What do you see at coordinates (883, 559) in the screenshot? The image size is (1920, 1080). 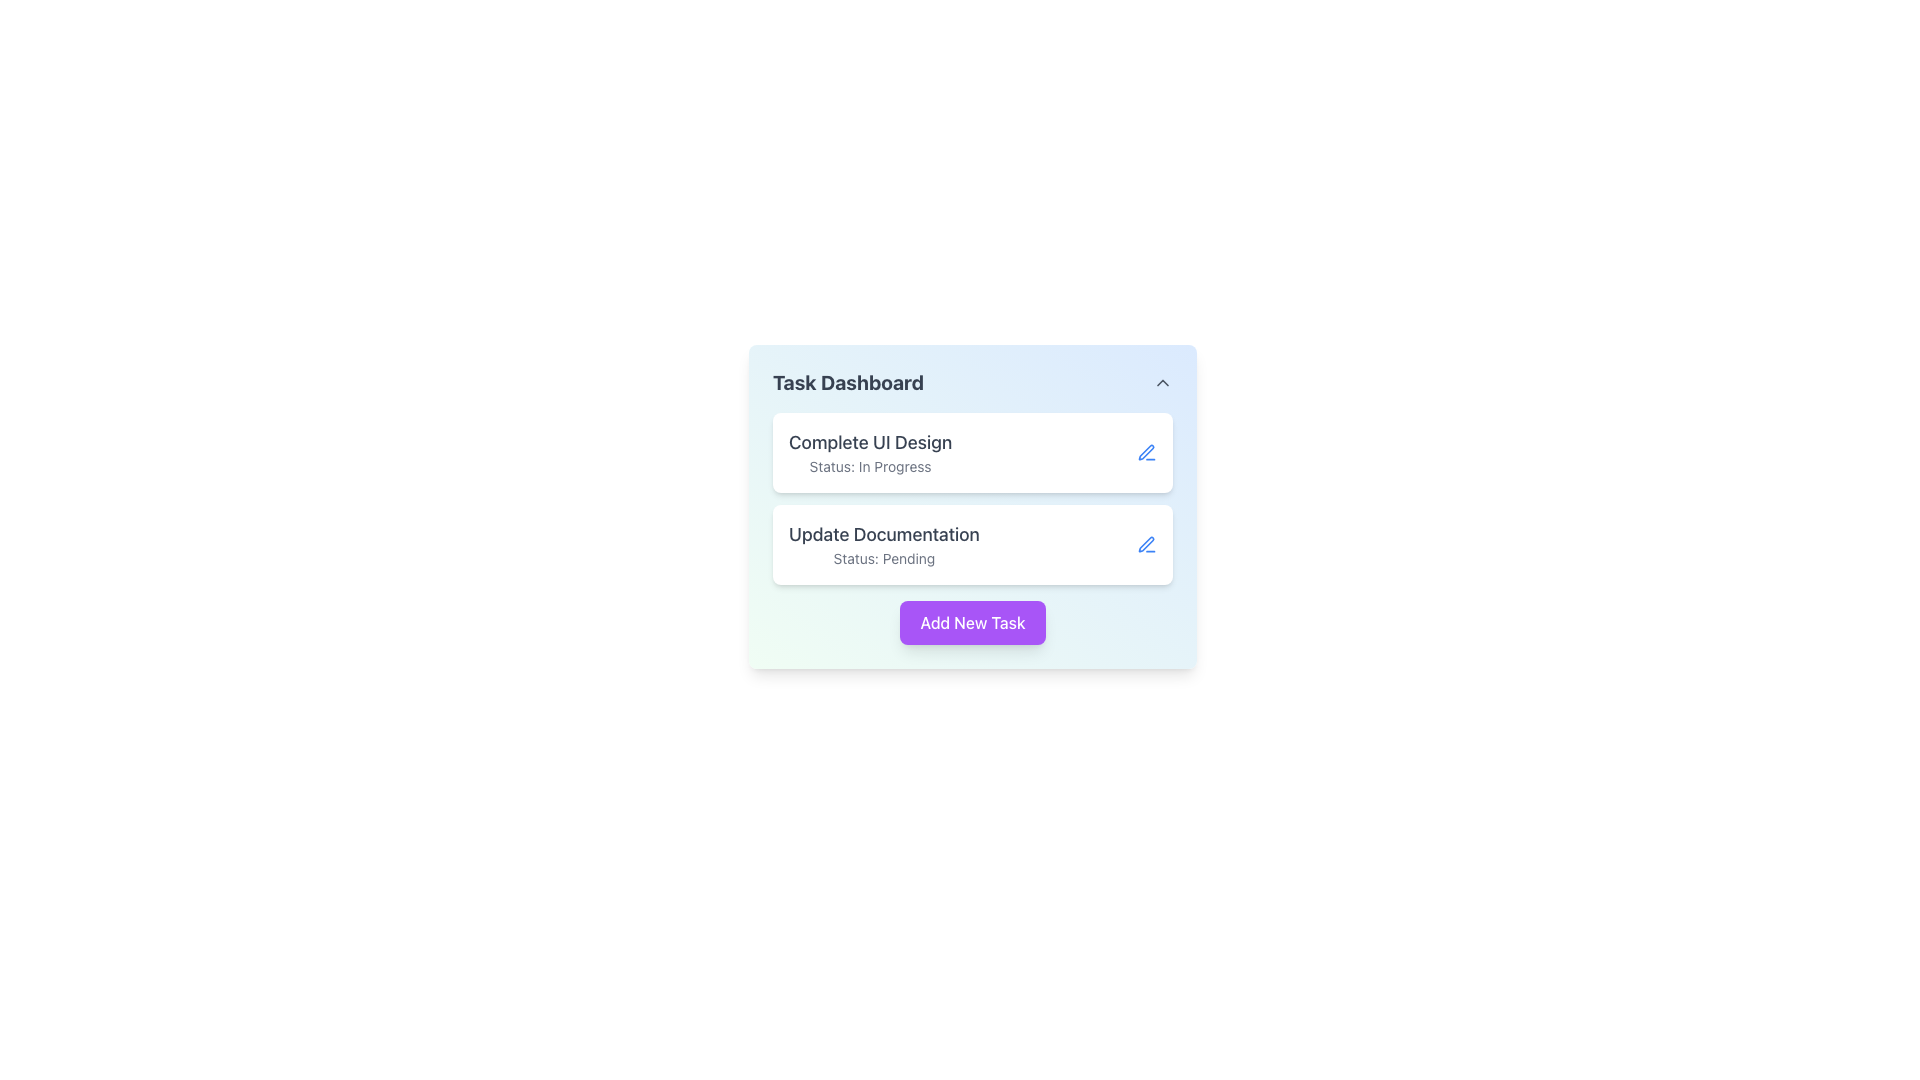 I see `the static text element that reads 'Status: Pending', which is styled in a small-sized, gray-colored font and is located directly below the header text 'Update Documentation'` at bounding box center [883, 559].